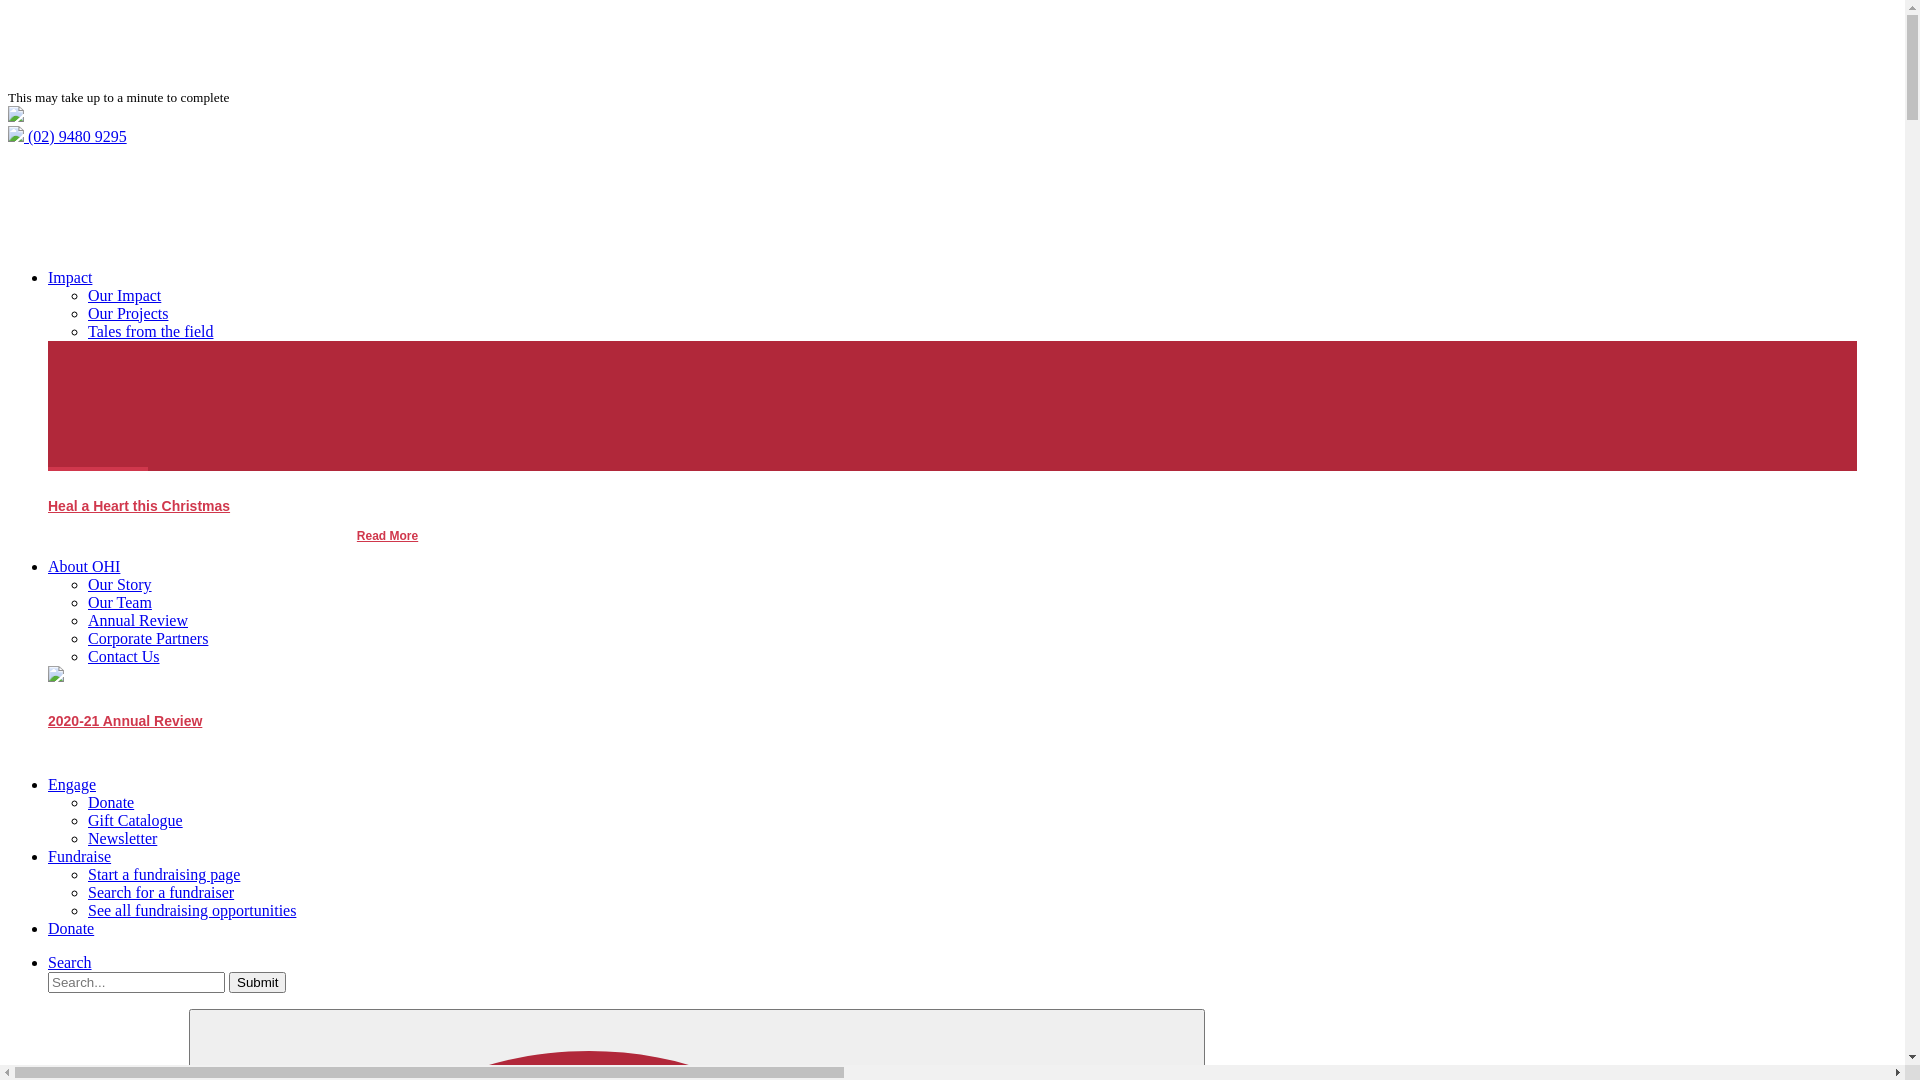 The image size is (1920, 1080). I want to click on 'Gift Catalogue', so click(134, 820).